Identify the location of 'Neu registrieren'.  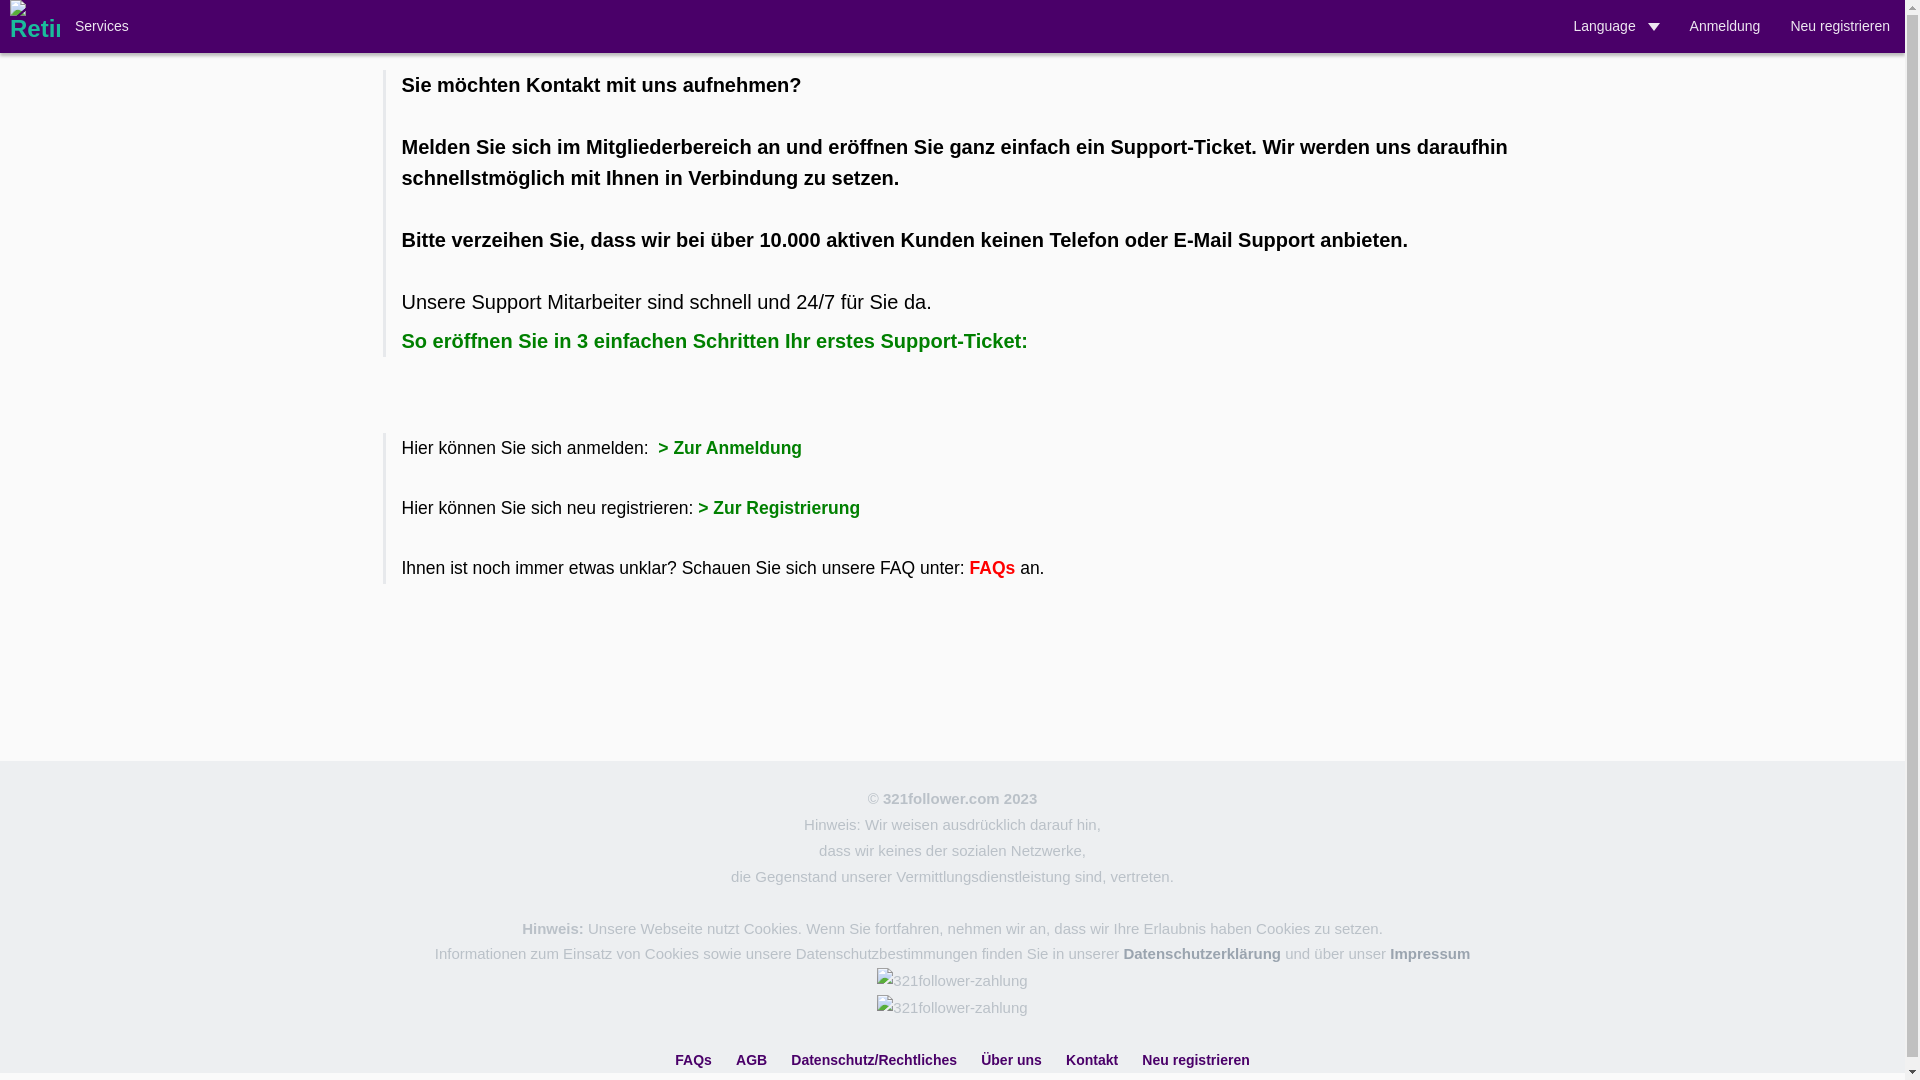
(1839, 26).